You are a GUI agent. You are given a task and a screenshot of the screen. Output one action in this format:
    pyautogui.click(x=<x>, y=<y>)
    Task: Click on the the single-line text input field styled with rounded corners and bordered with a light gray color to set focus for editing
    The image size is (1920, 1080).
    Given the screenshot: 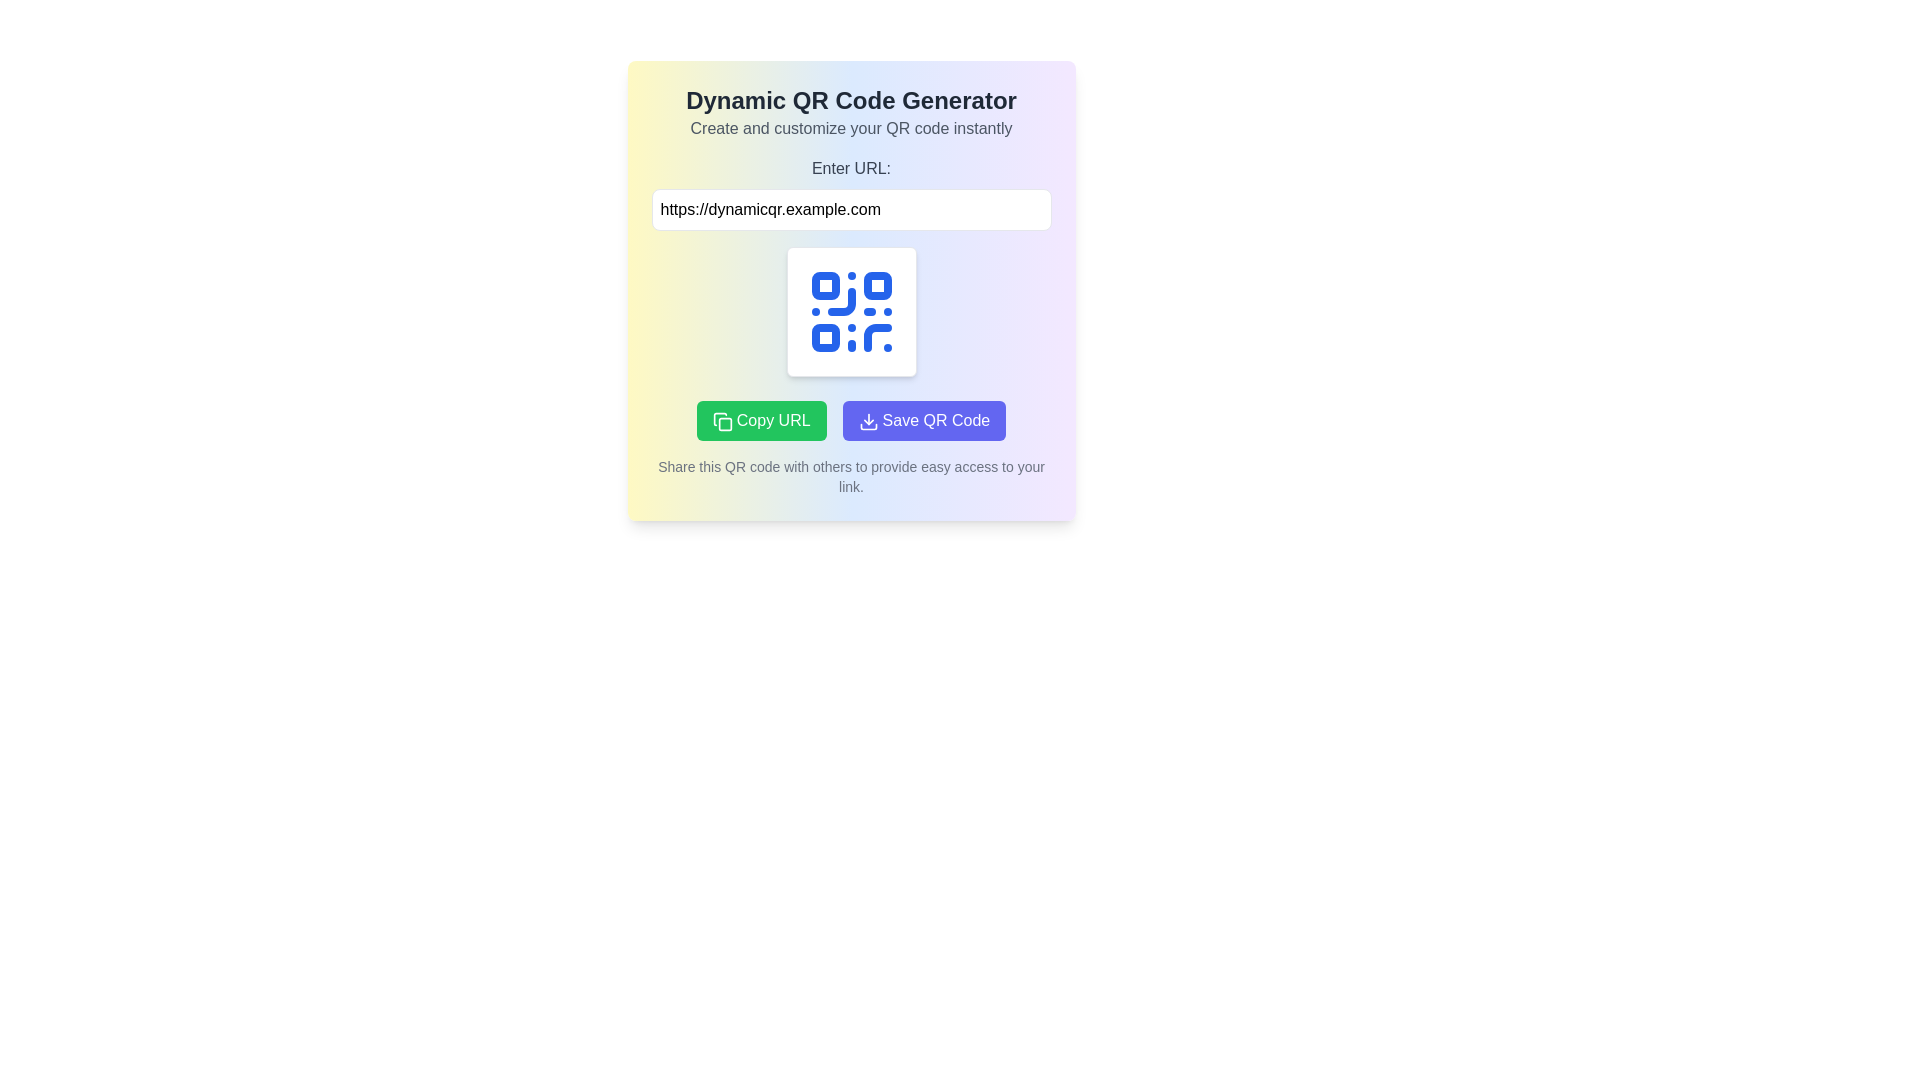 What is the action you would take?
    pyautogui.click(x=851, y=209)
    